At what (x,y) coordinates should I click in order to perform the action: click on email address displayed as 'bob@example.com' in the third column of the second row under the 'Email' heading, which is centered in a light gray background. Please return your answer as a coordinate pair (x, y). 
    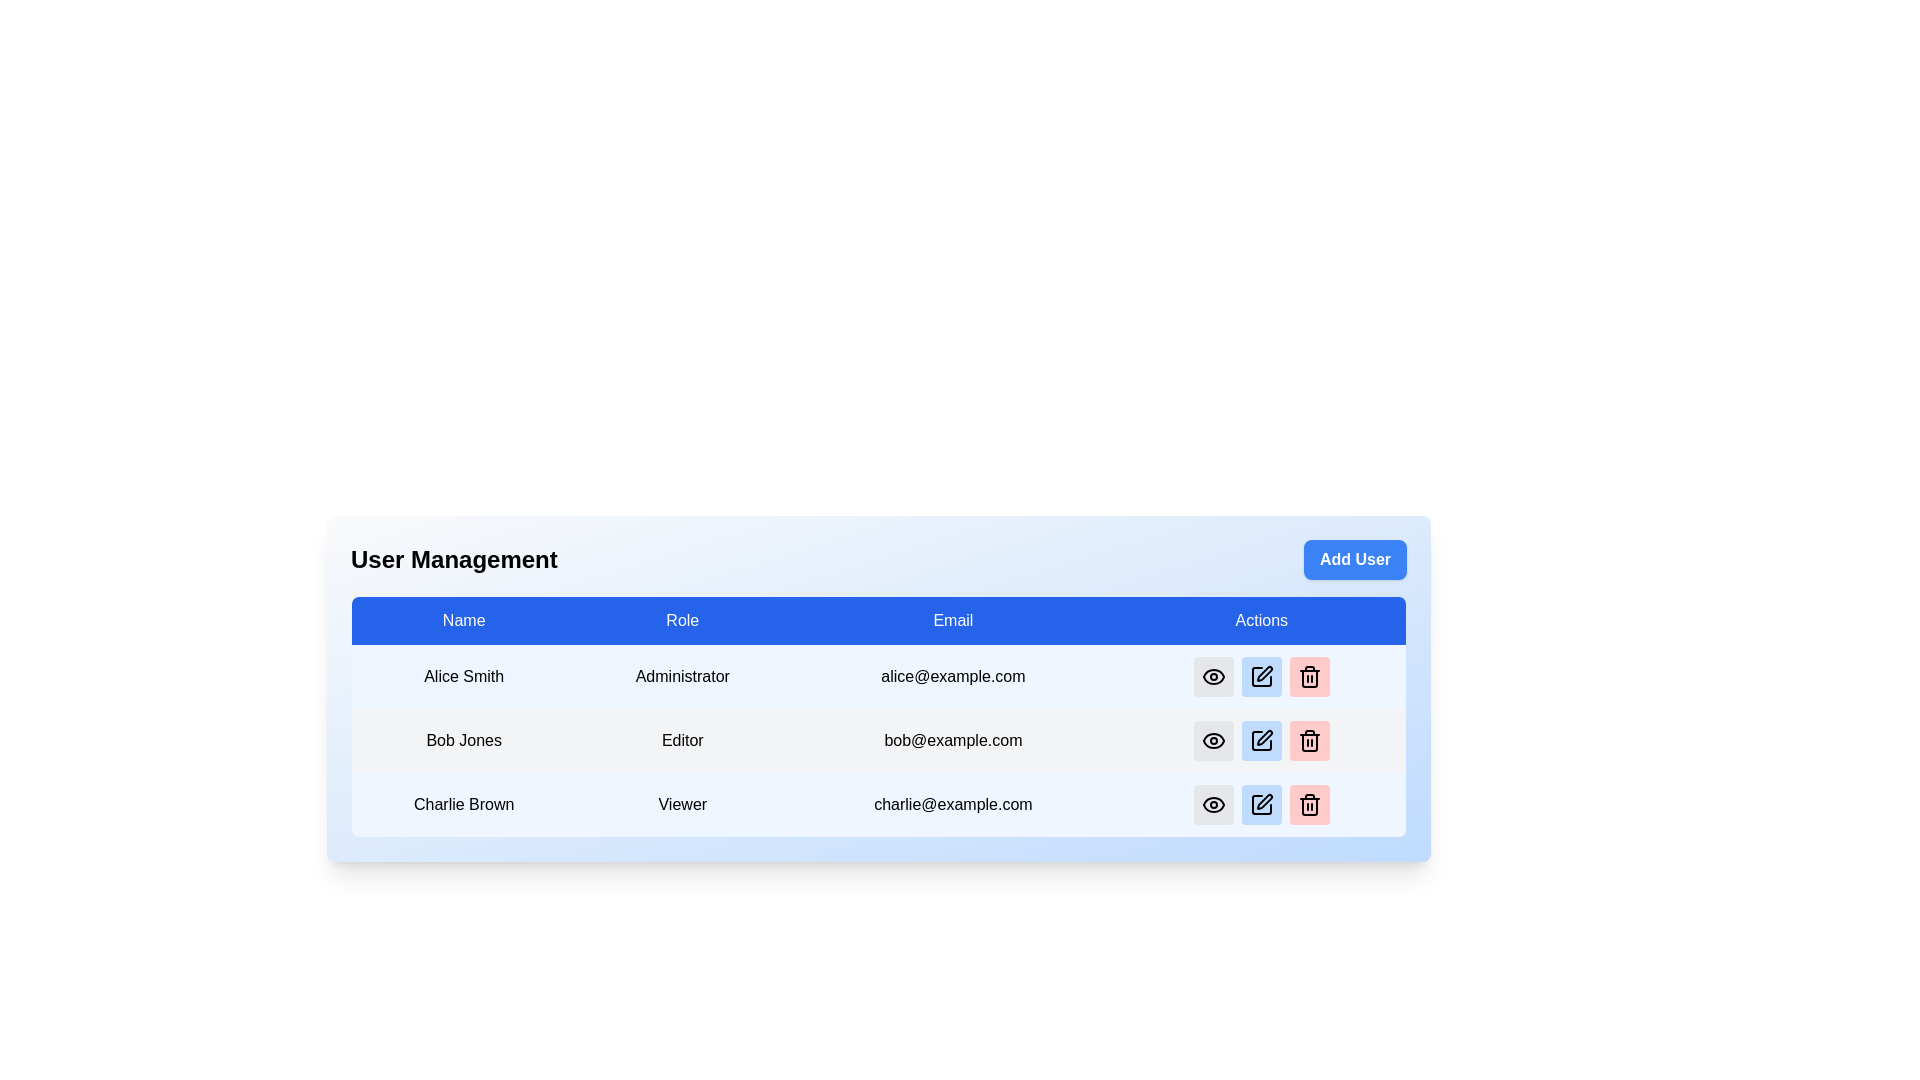
    Looking at the image, I should click on (952, 740).